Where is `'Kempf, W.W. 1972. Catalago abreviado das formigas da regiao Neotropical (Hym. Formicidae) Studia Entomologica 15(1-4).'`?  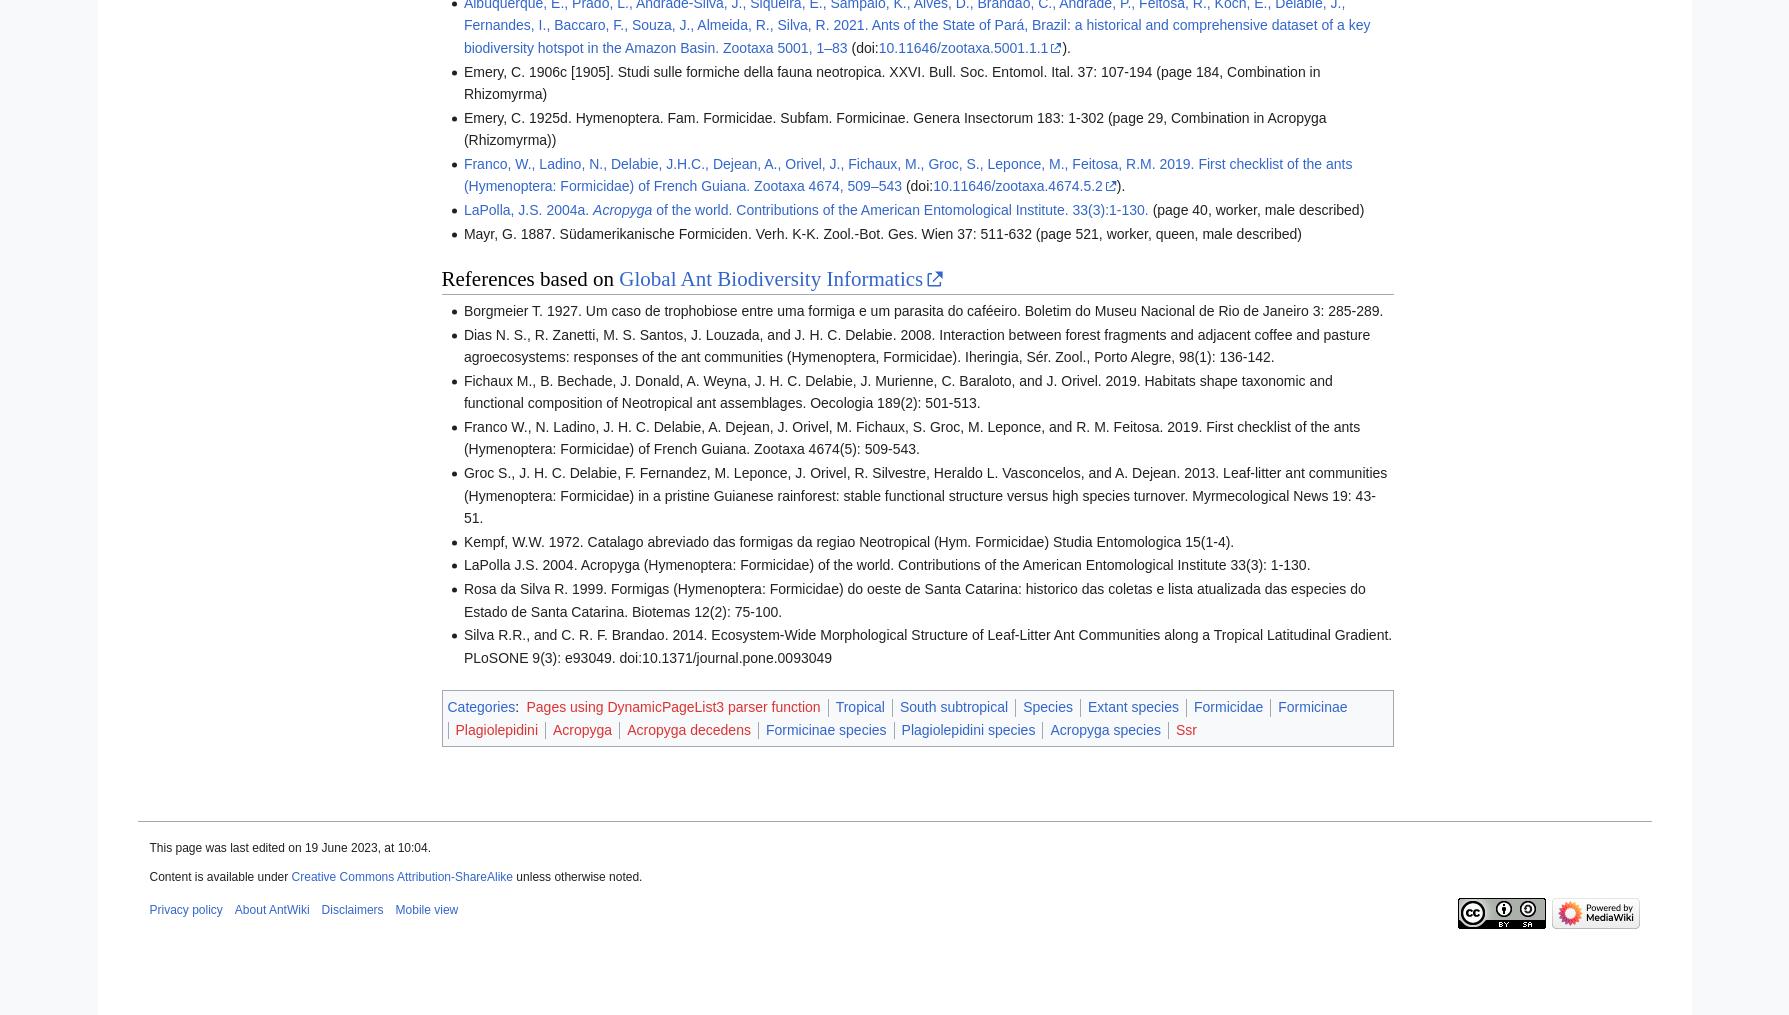
'Kempf, W.W. 1972. Catalago abreviado das formigas da regiao Neotropical (Hym. Formicidae) Studia Entomologica 15(1-4).' is located at coordinates (848, 540).